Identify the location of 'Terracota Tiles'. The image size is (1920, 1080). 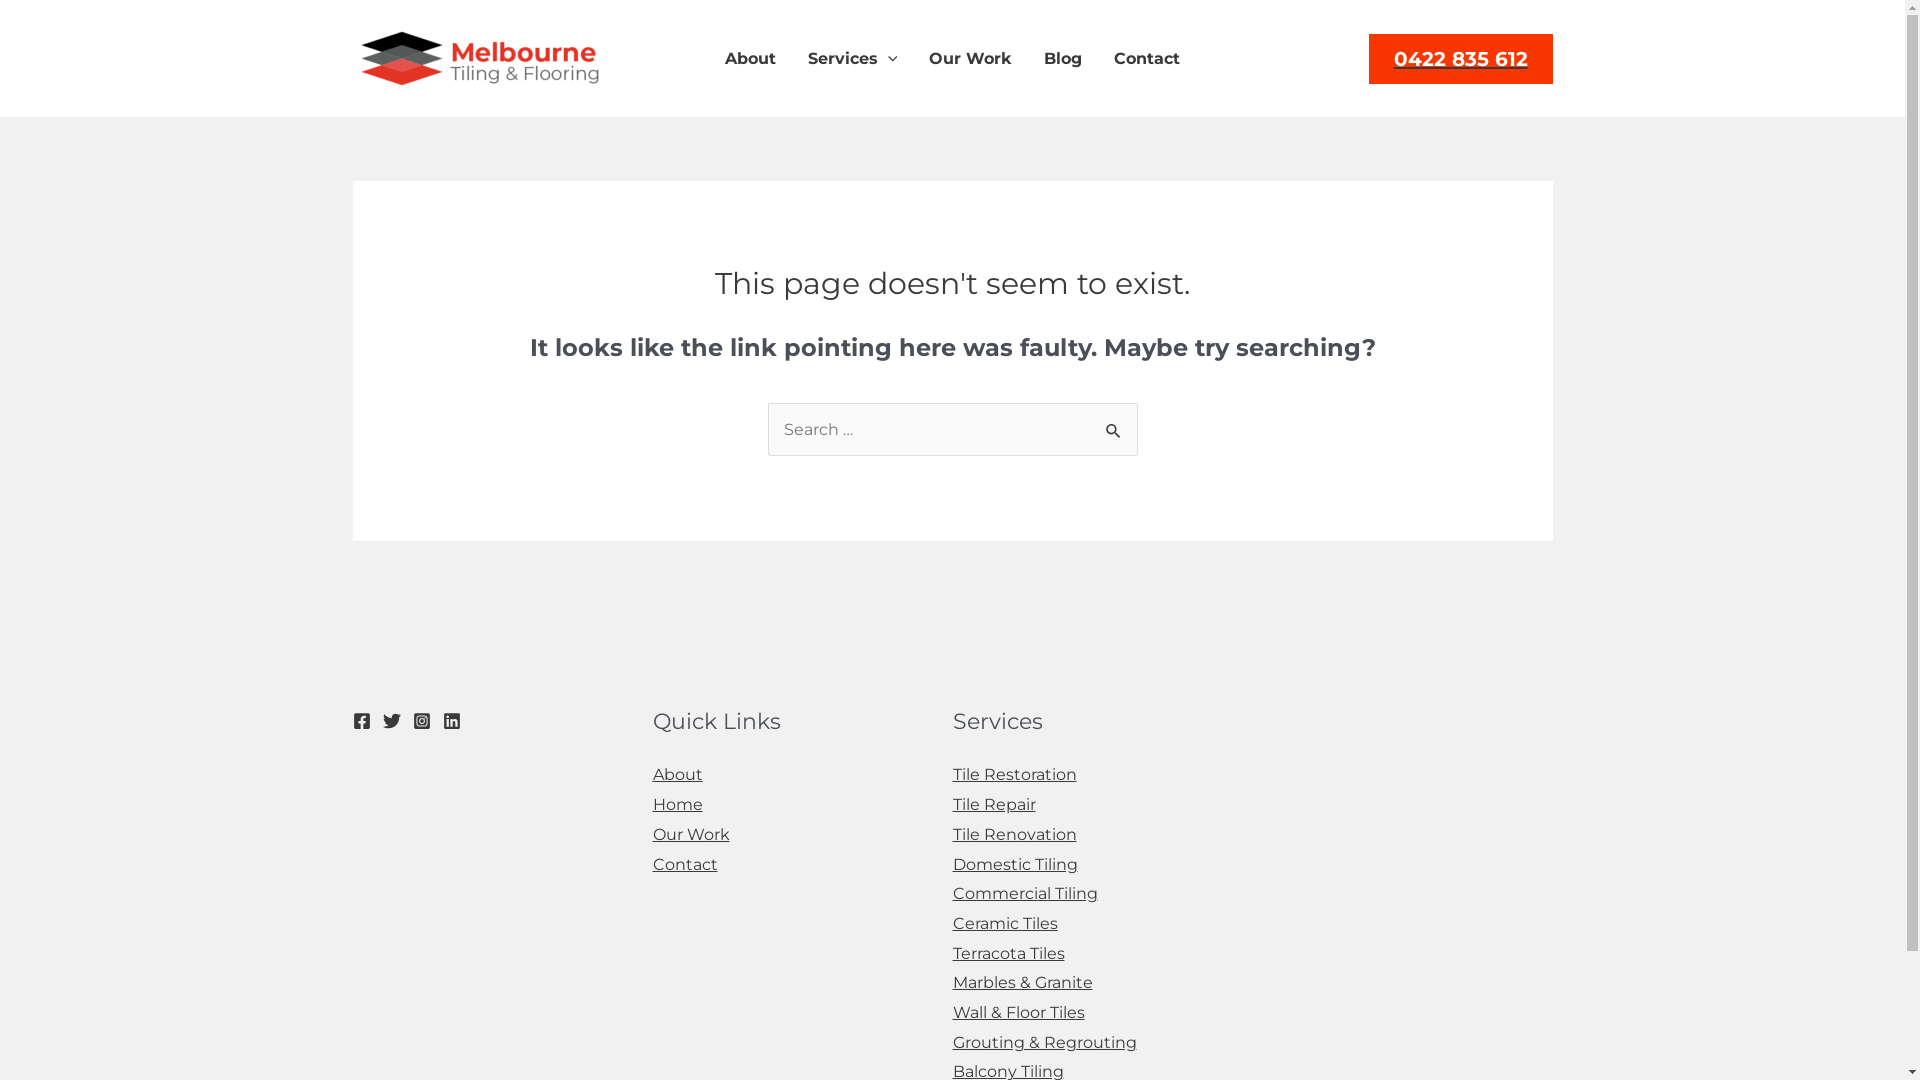
(1008, 952).